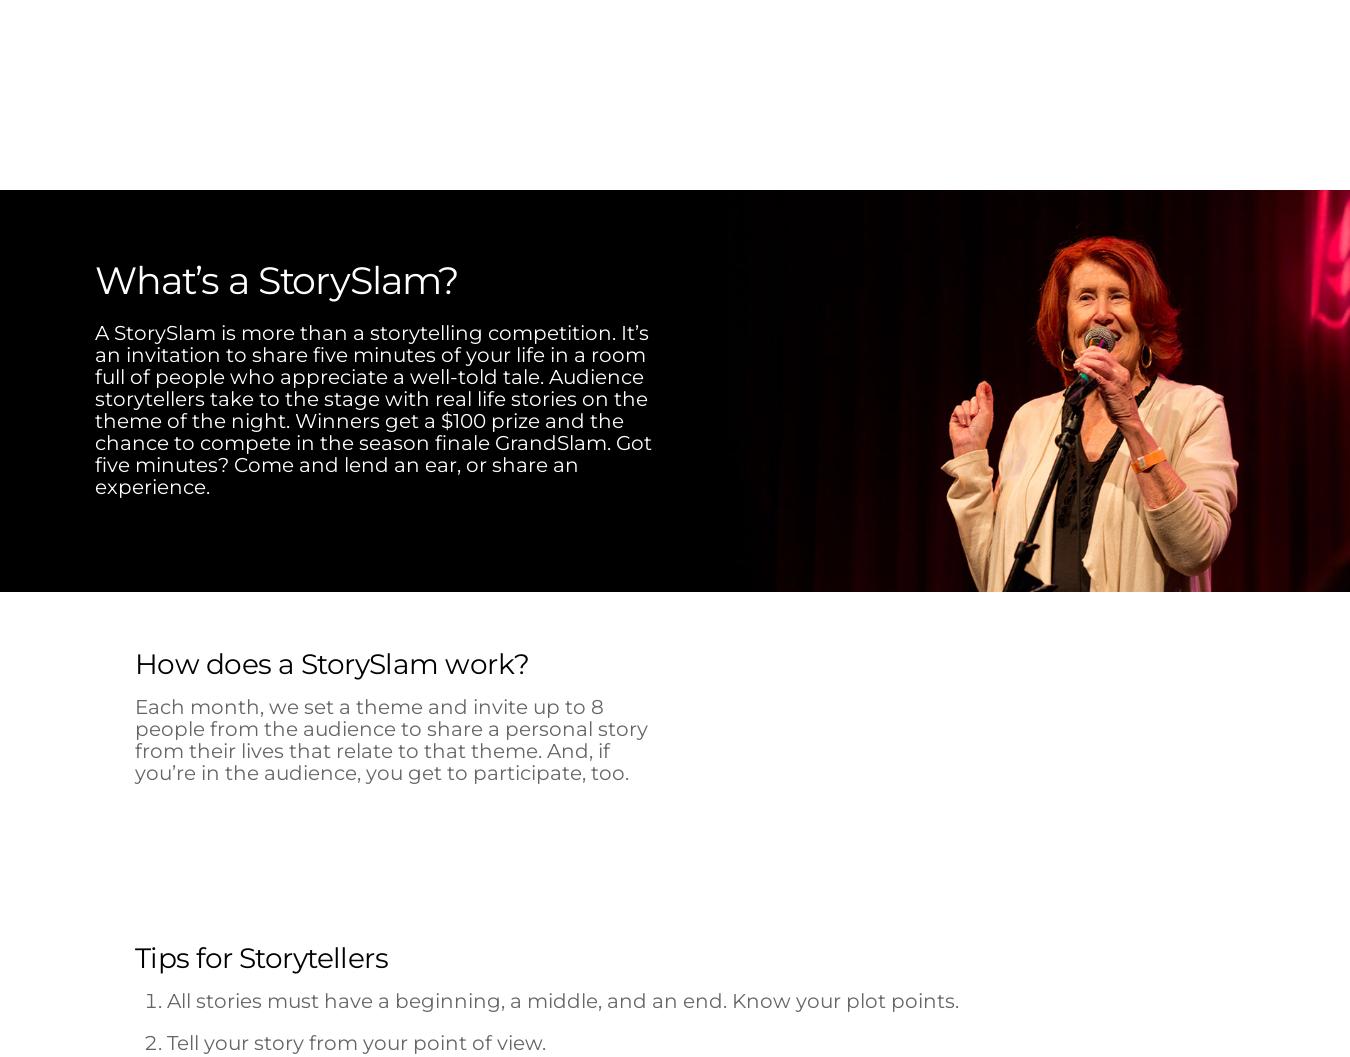 Image resolution: width=1350 pixels, height=1057 pixels. Describe the element at coordinates (165, 535) in the screenshot. I see `'Plot –'` at that location.